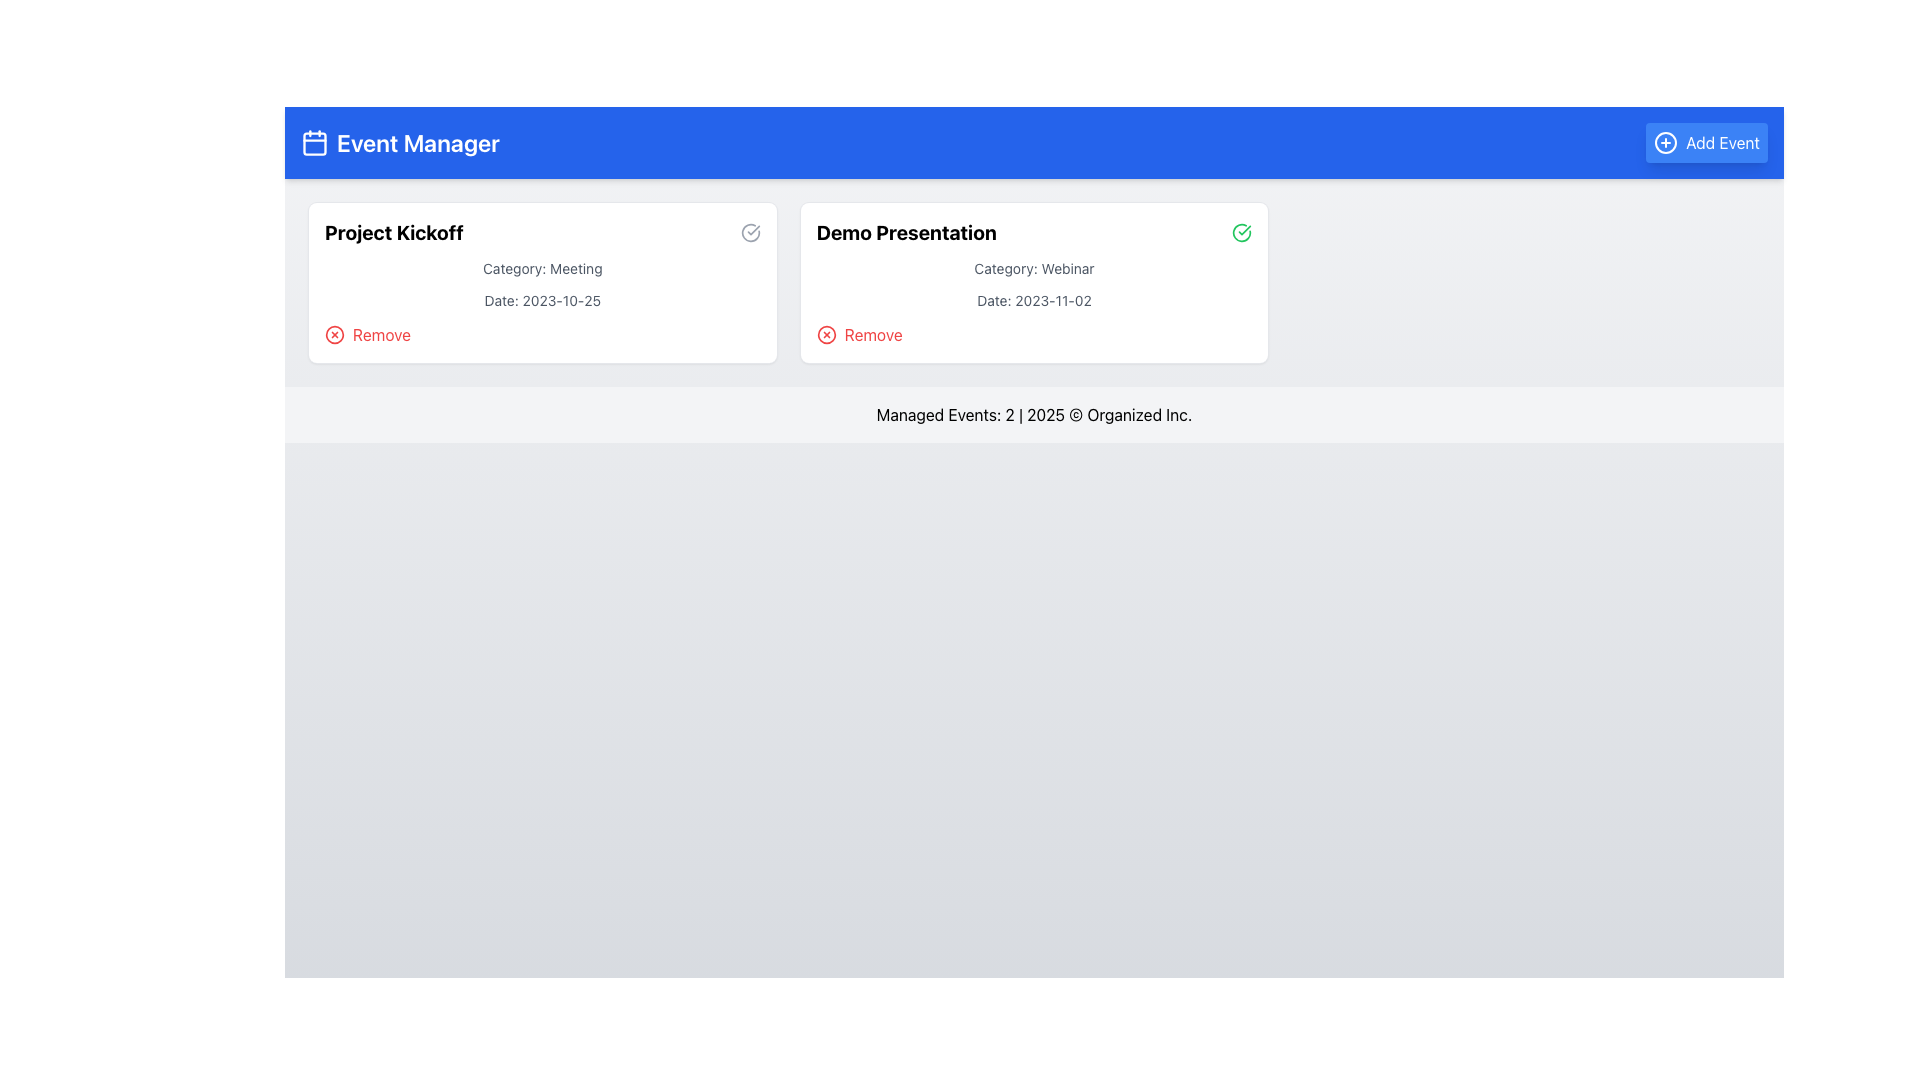 The height and width of the screenshot is (1080, 1920). What do you see at coordinates (859, 334) in the screenshot?
I see `the red 'Remove' button, which features a circular 'X' icon and the text 'Remove', located within the 'Demo Presentation' card` at bounding box center [859, 334].